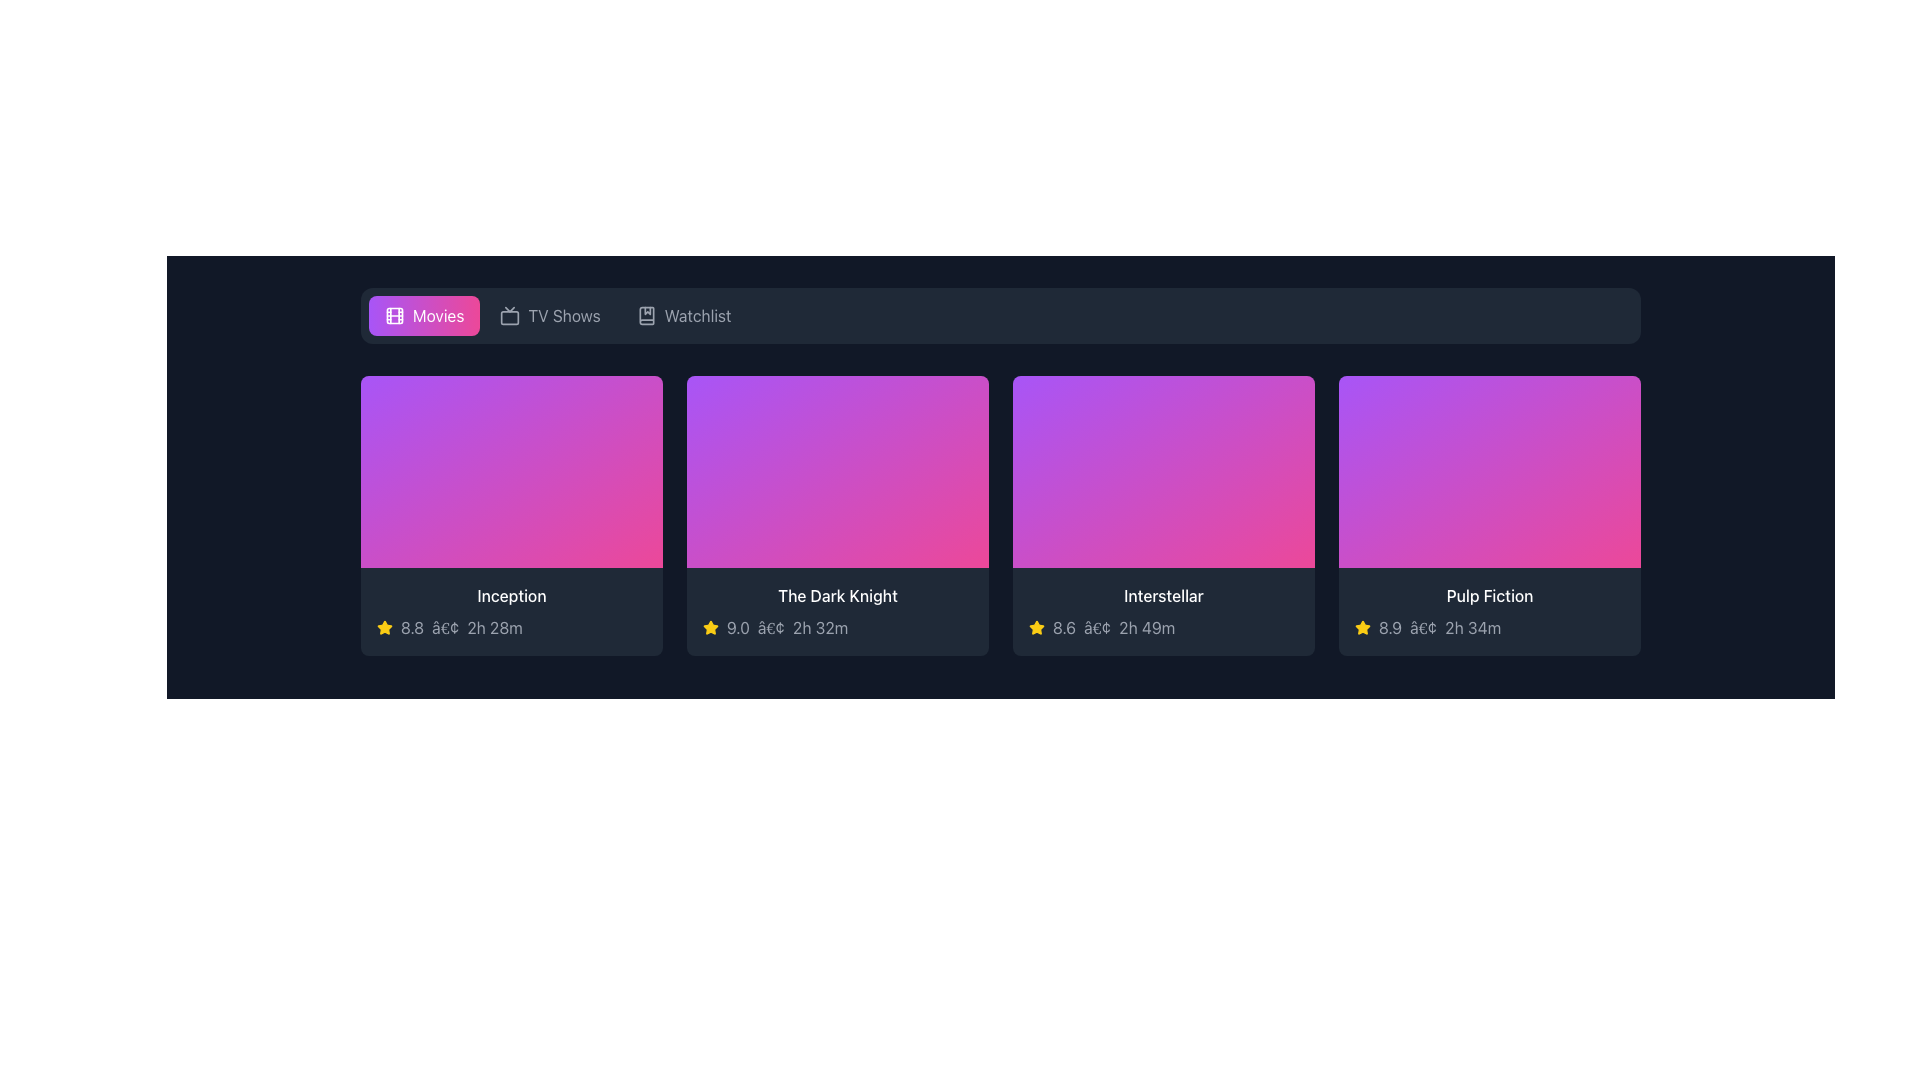 This screenshot has height=1080, width=1920. Describe the element at coordinates (646, 315) in the screenshot. I see `the 'Watchlist' icon located in the top navigation bar, to the right of the 'Movies' and 'TV Shows' labels, which allows users to manage their saved content` at that location.